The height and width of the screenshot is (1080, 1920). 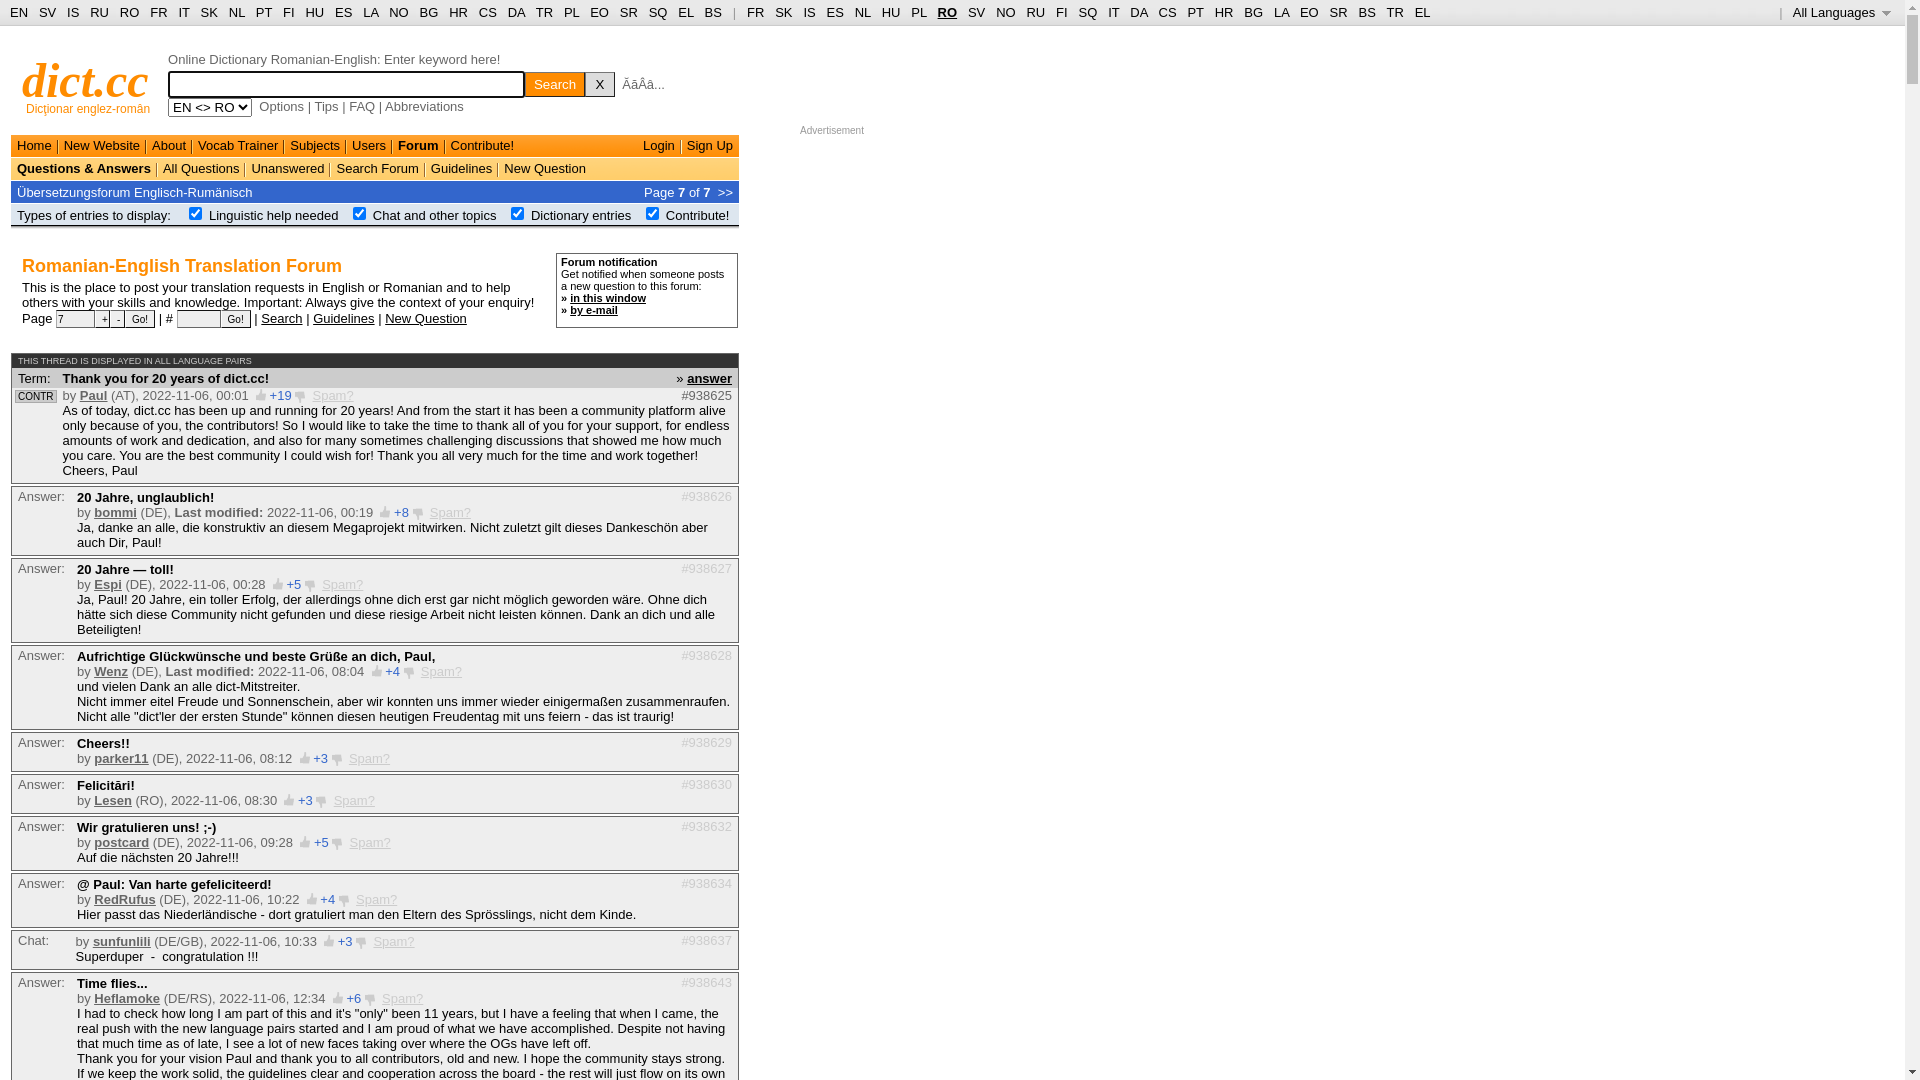 What do you see at coordinates (652, 213) in the screenshot?
I see `'on'` at bounding box center [652, 213].